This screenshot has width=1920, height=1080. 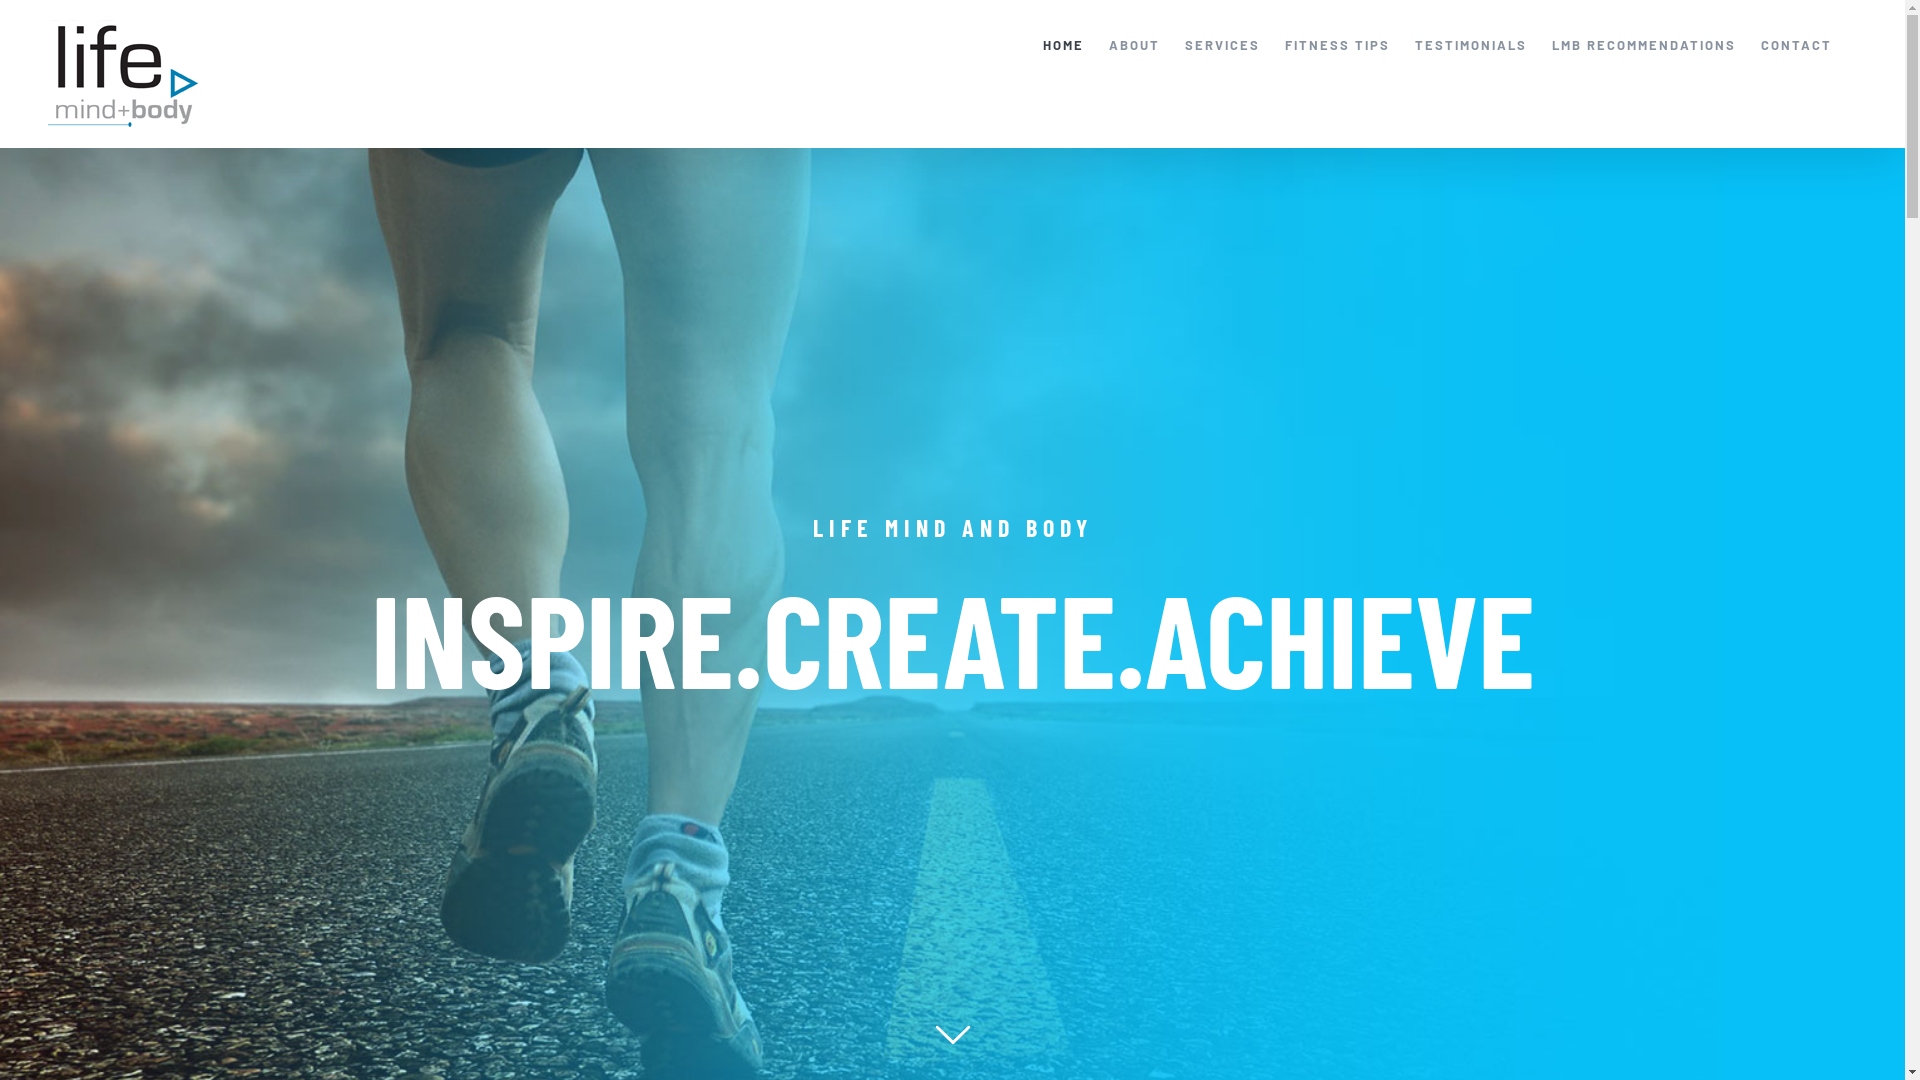 What do you see at coordinates (1185, 45) in the screenshot?
I see `'SERVICES'` at bounding box center [1185, 45].